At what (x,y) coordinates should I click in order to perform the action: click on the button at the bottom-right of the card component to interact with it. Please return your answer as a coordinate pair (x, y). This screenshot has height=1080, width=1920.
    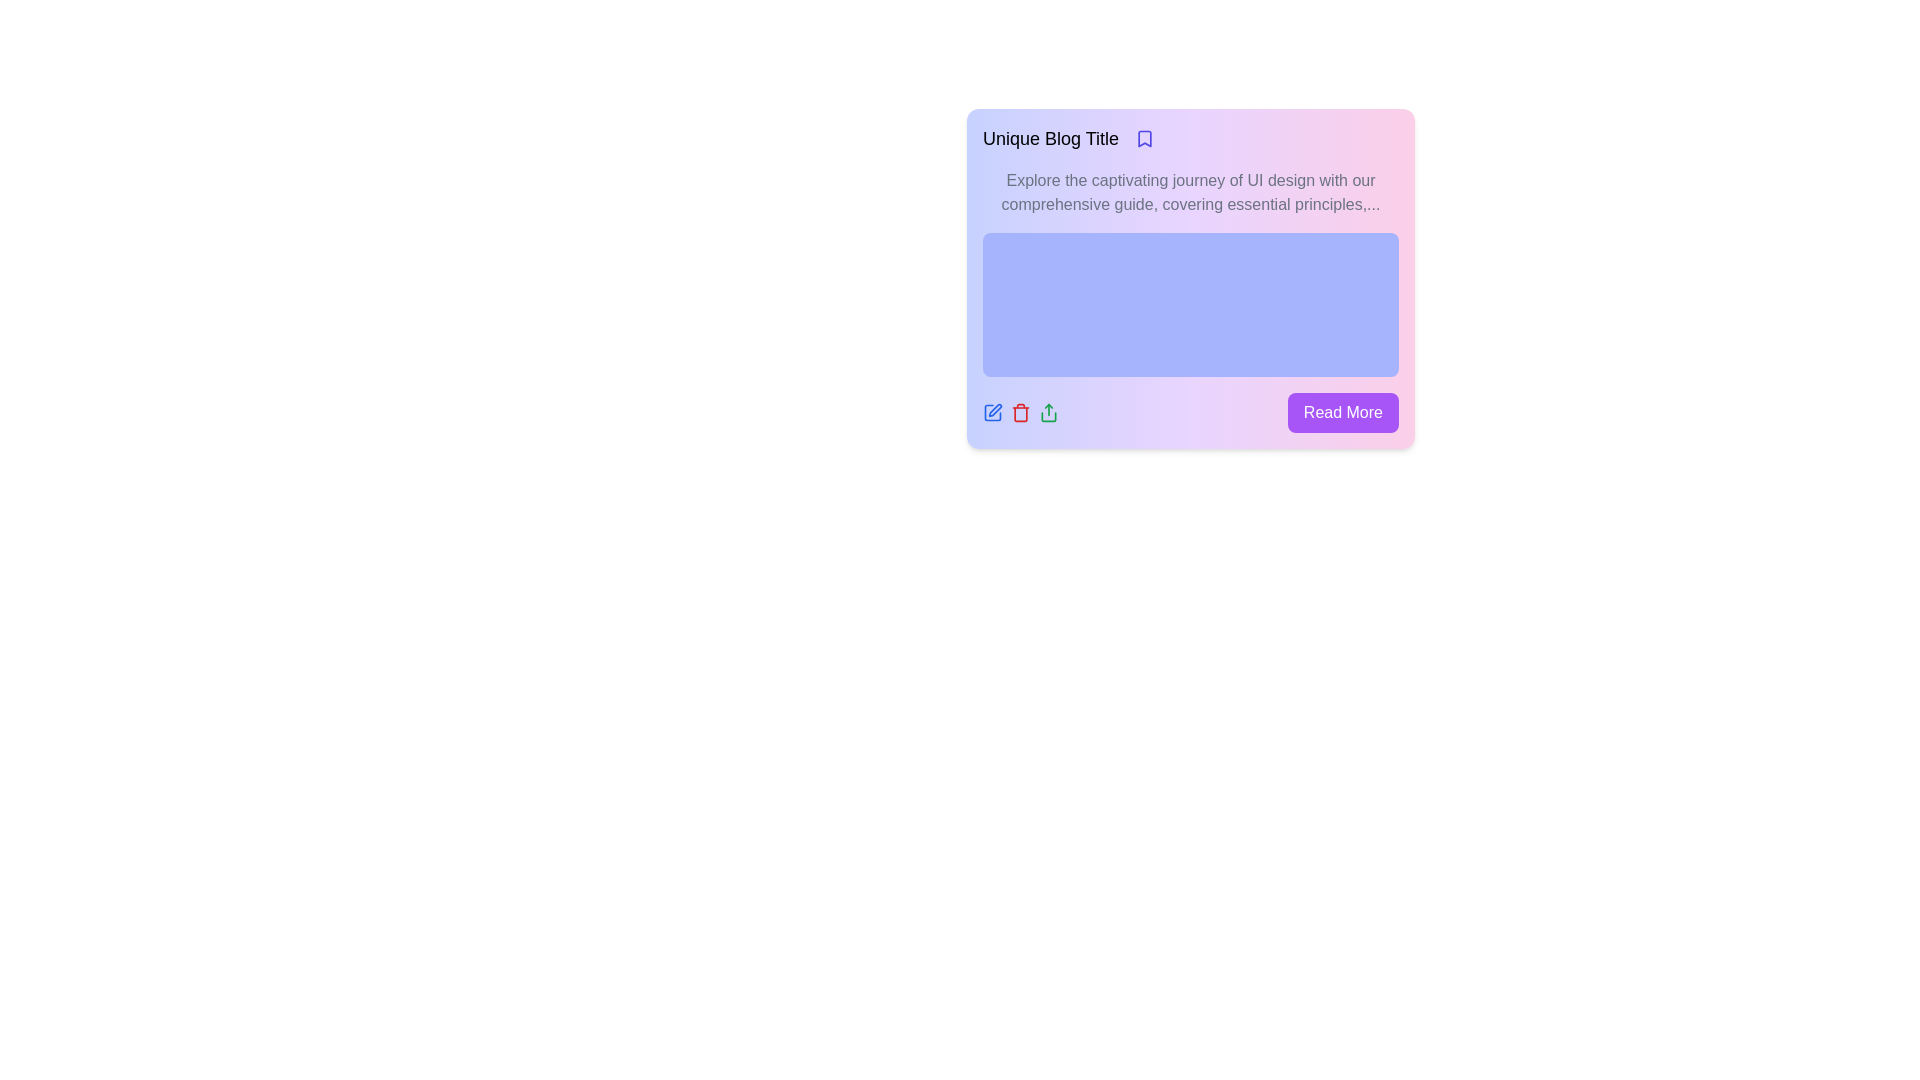
    Looking at the image, I should click on (1190, 411).